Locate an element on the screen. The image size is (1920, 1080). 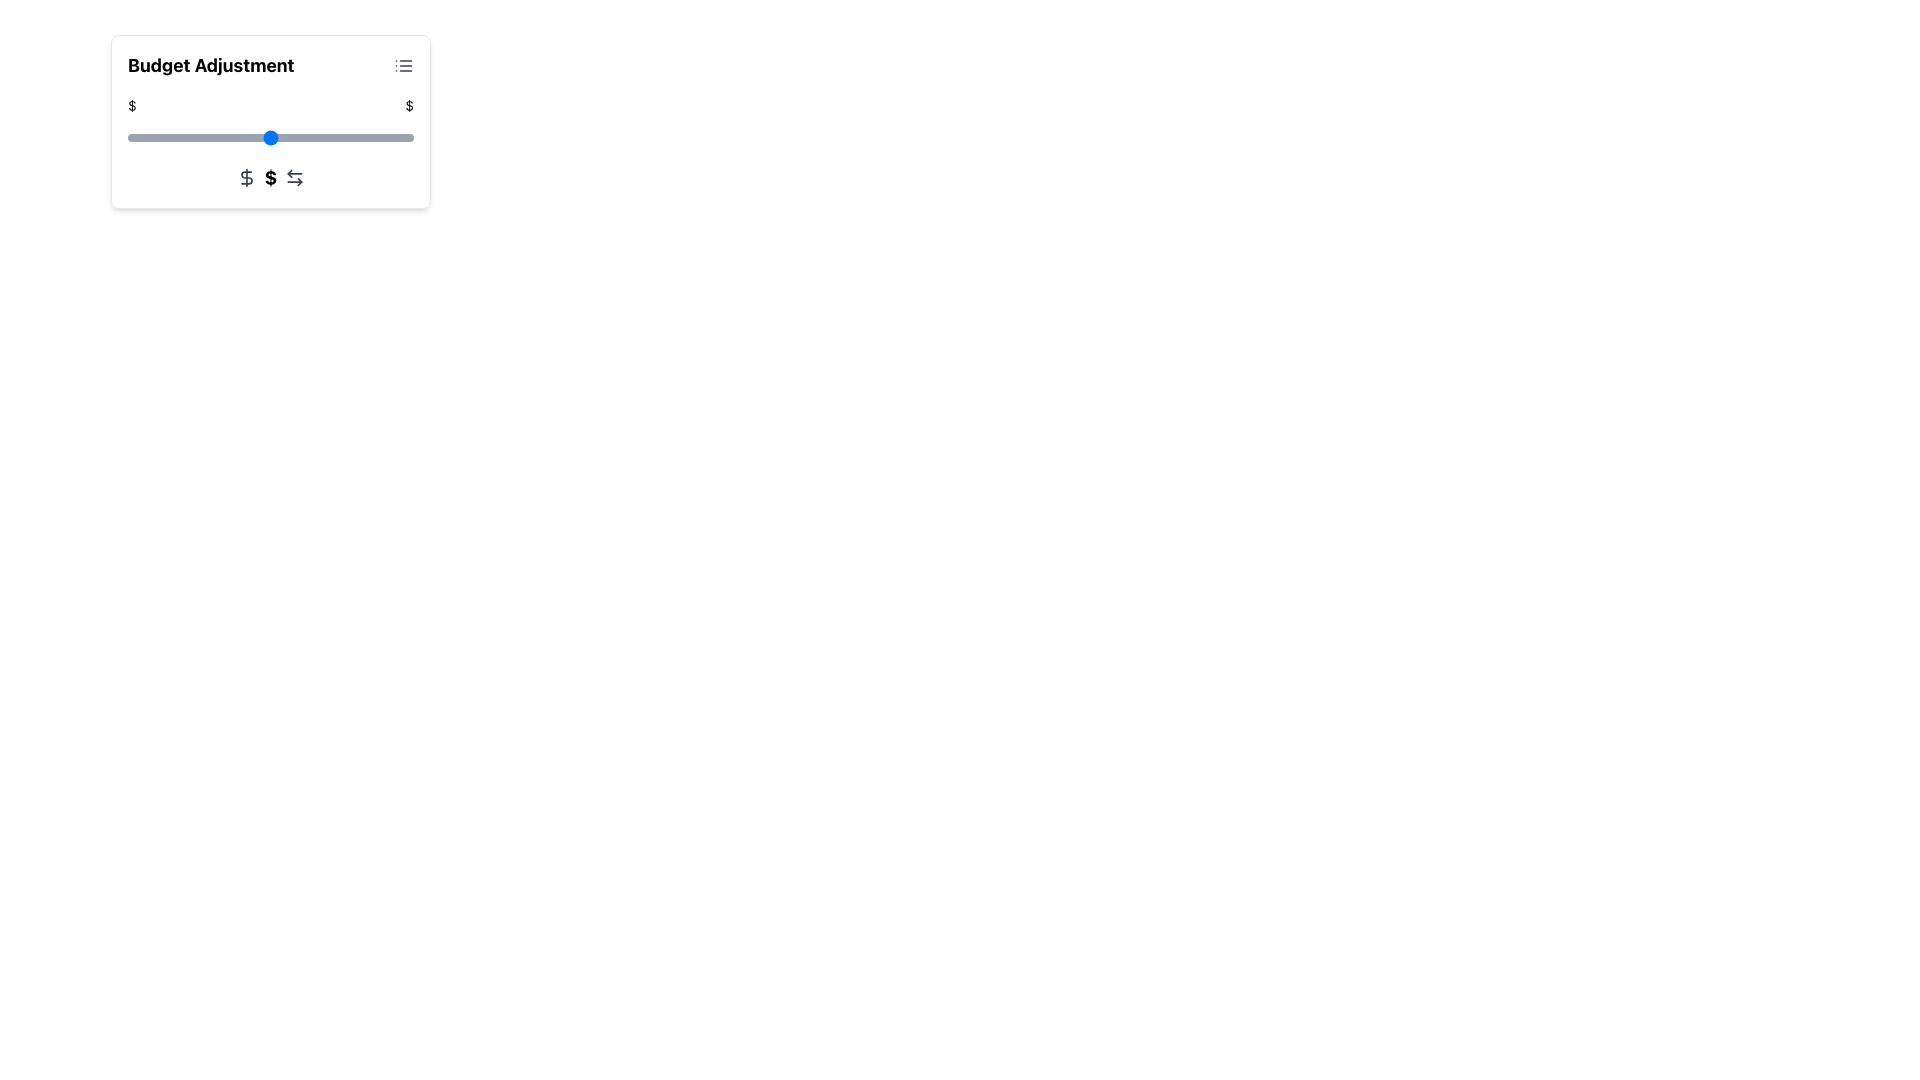
the Decorative Range Indicator located beneath the 'Budget Adjustment' title is located at coordinates (269, 105).